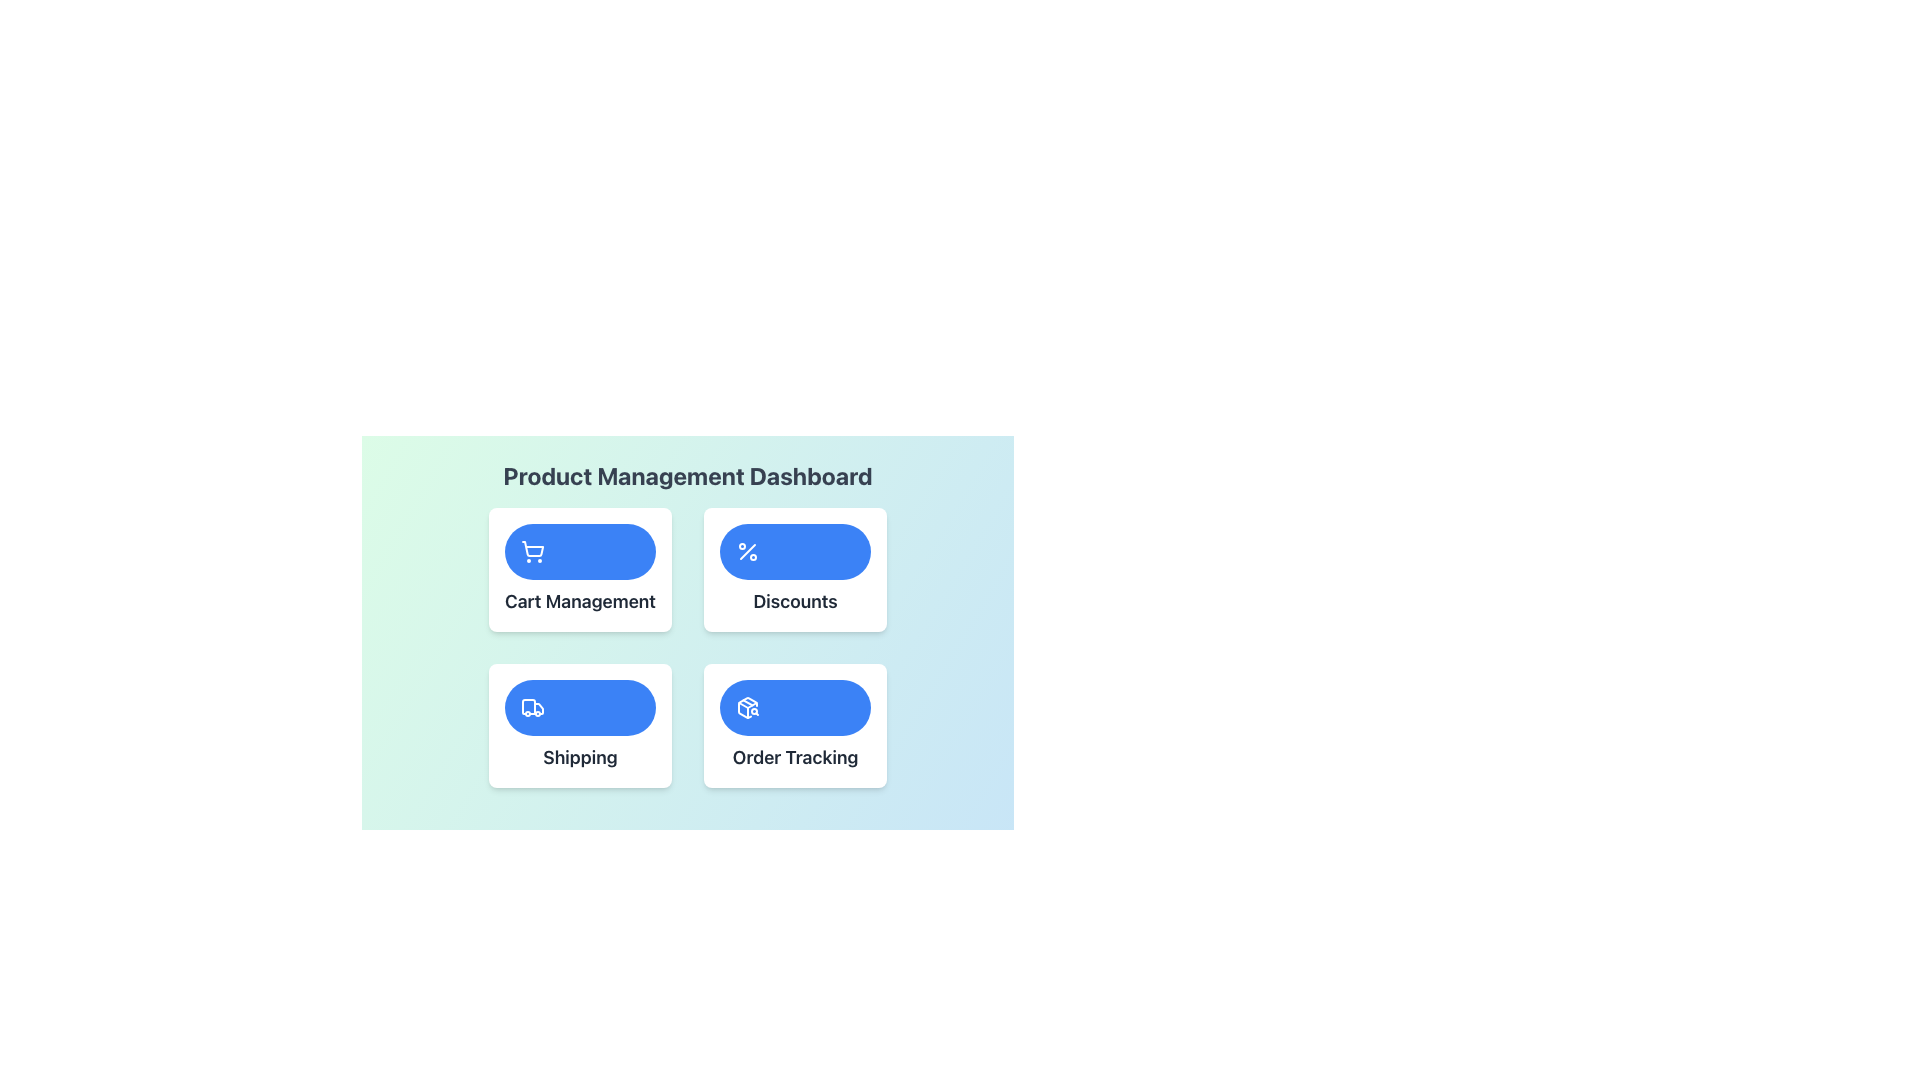  Describe the element at coordinates (747, 707) in the screenshot. I see `the 'Order Tracking' icon, which is a sole graphical icon in a rounded blue circular background located in the bottom-right of a 2x2 grid layout` at that location.